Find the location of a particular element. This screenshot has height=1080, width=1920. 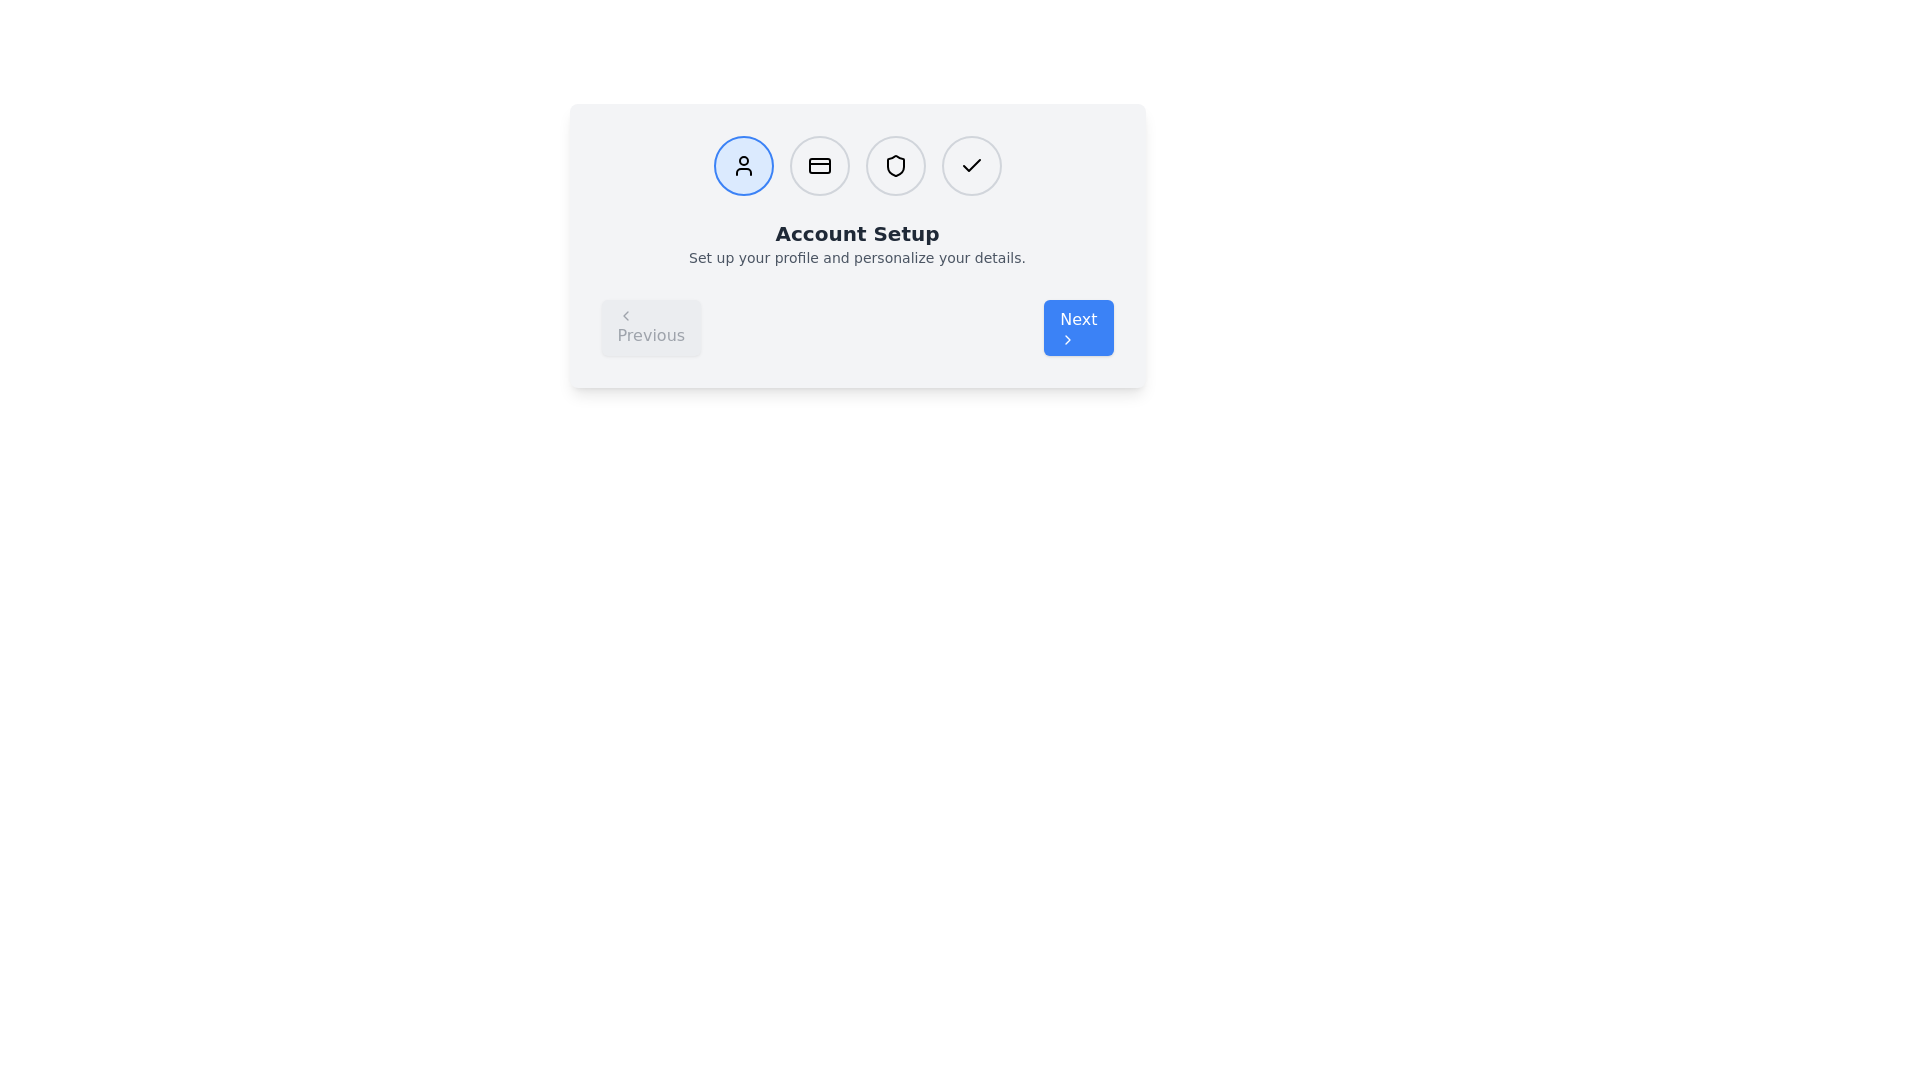

the Informational text block that displays the title and description for the 'Account Setup' process, which is centrally positioned within the card-like structure below the circular icons and above the 'Previous' and 'Next' buttons is located at coordinates (857, 245).